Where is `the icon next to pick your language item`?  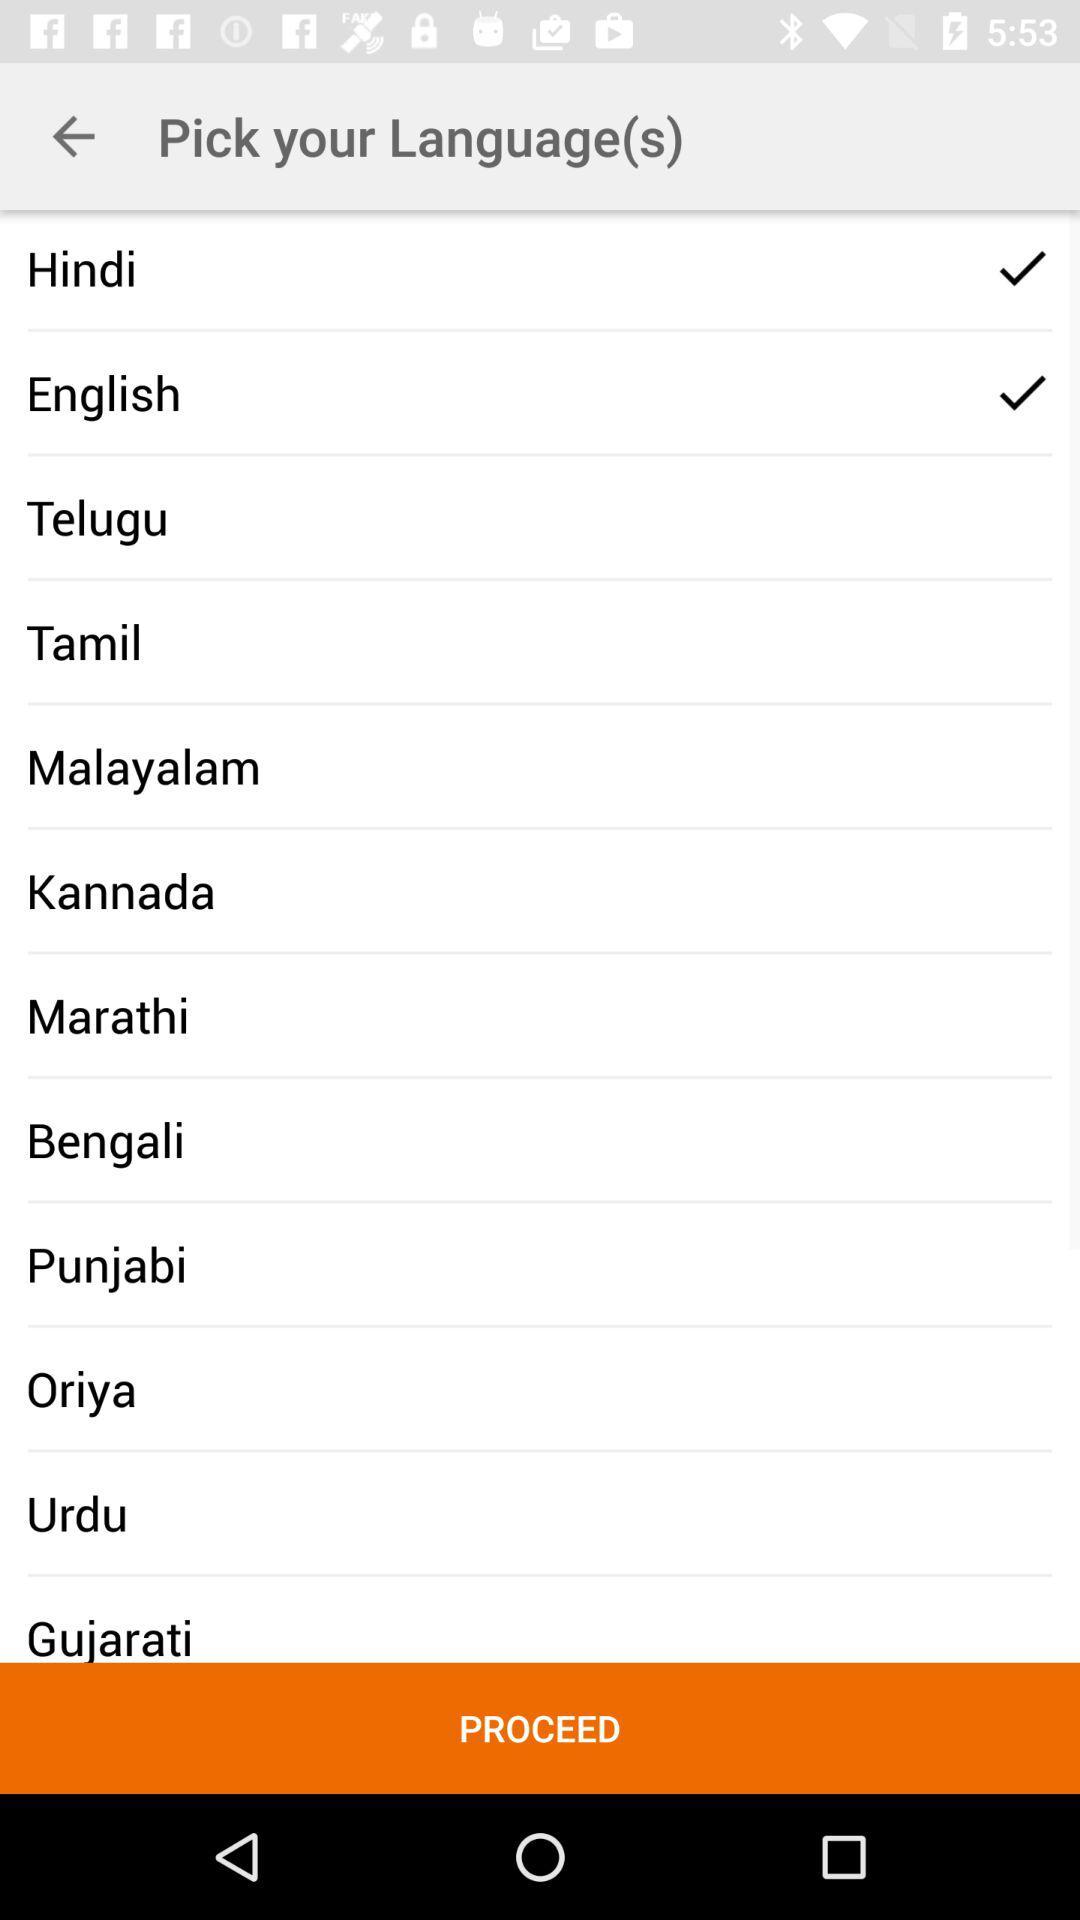
the icon next to pick your language item is located at coordinates (72, 135).